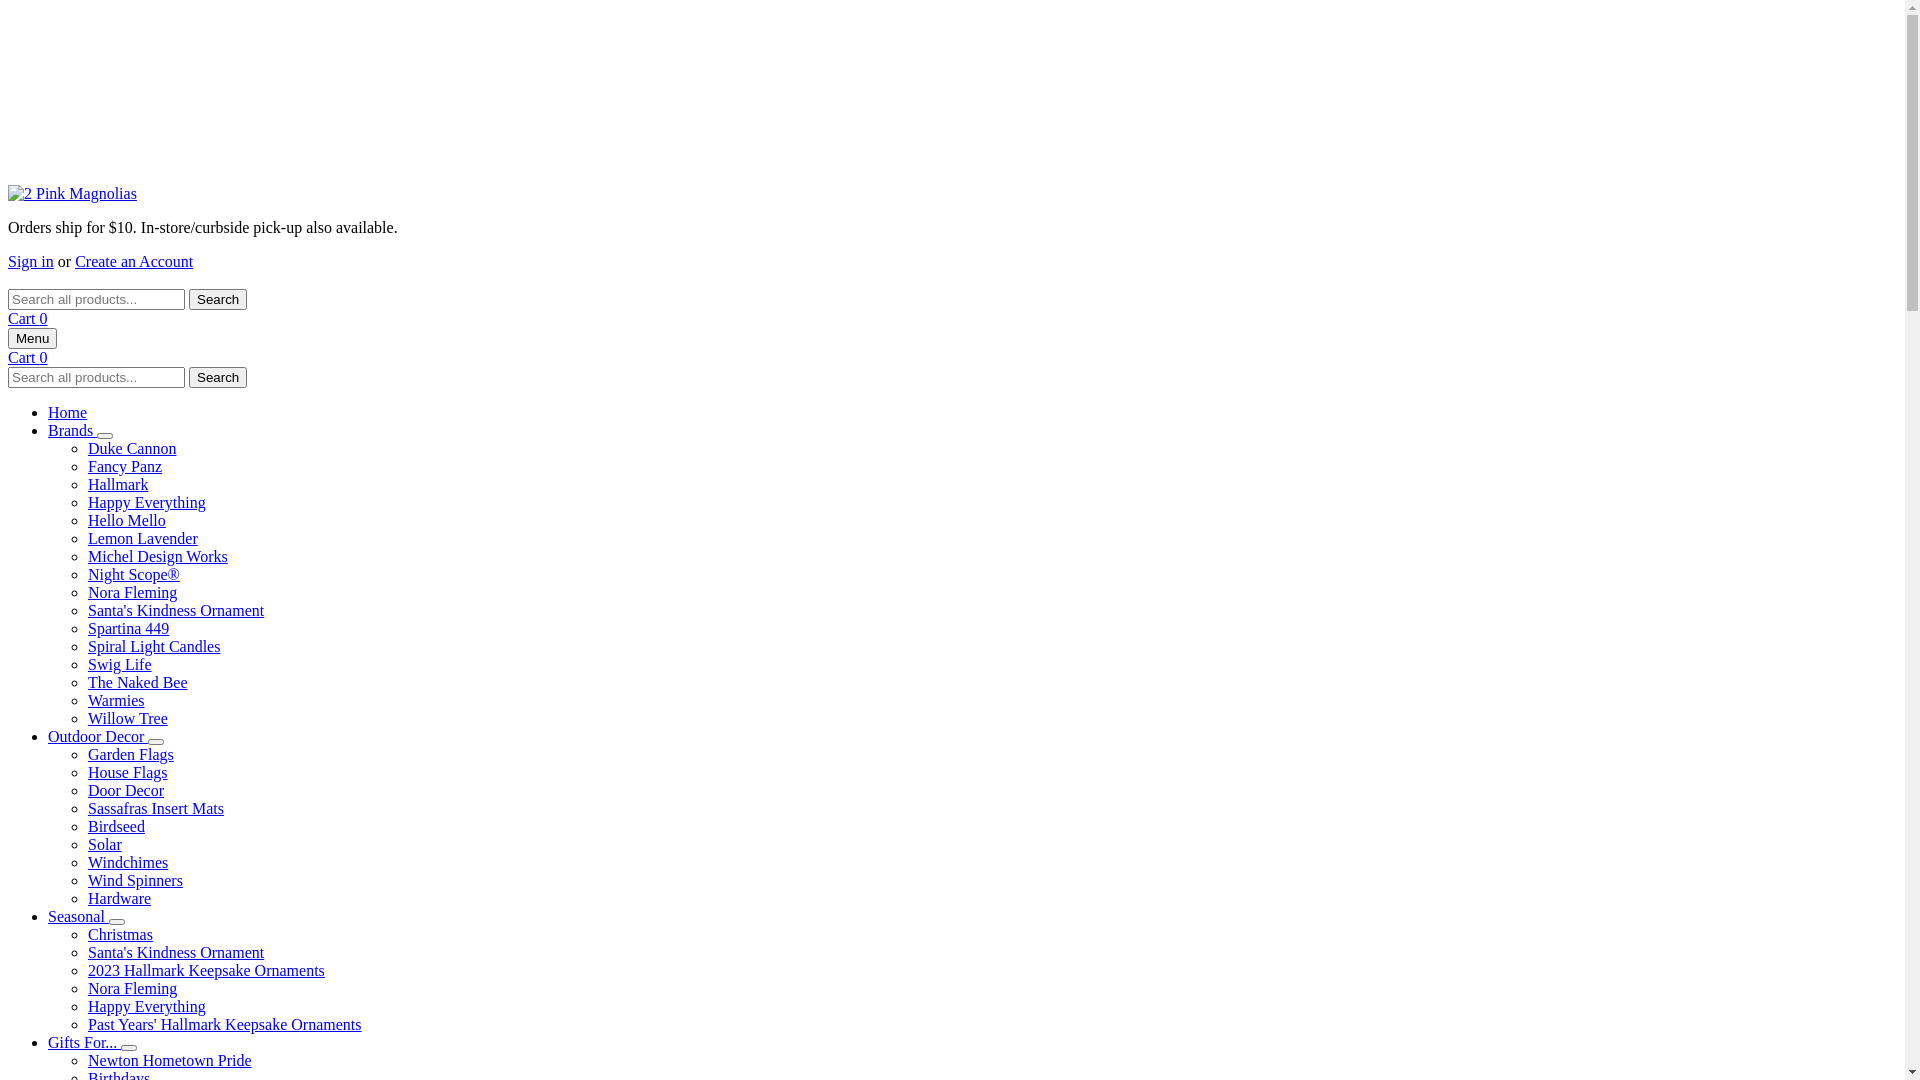 This screenshot has width=1920, height=1080. Describe the element at coordinates (83, 1041) in the screenshot. I see `'Gifts For...'` at that location.